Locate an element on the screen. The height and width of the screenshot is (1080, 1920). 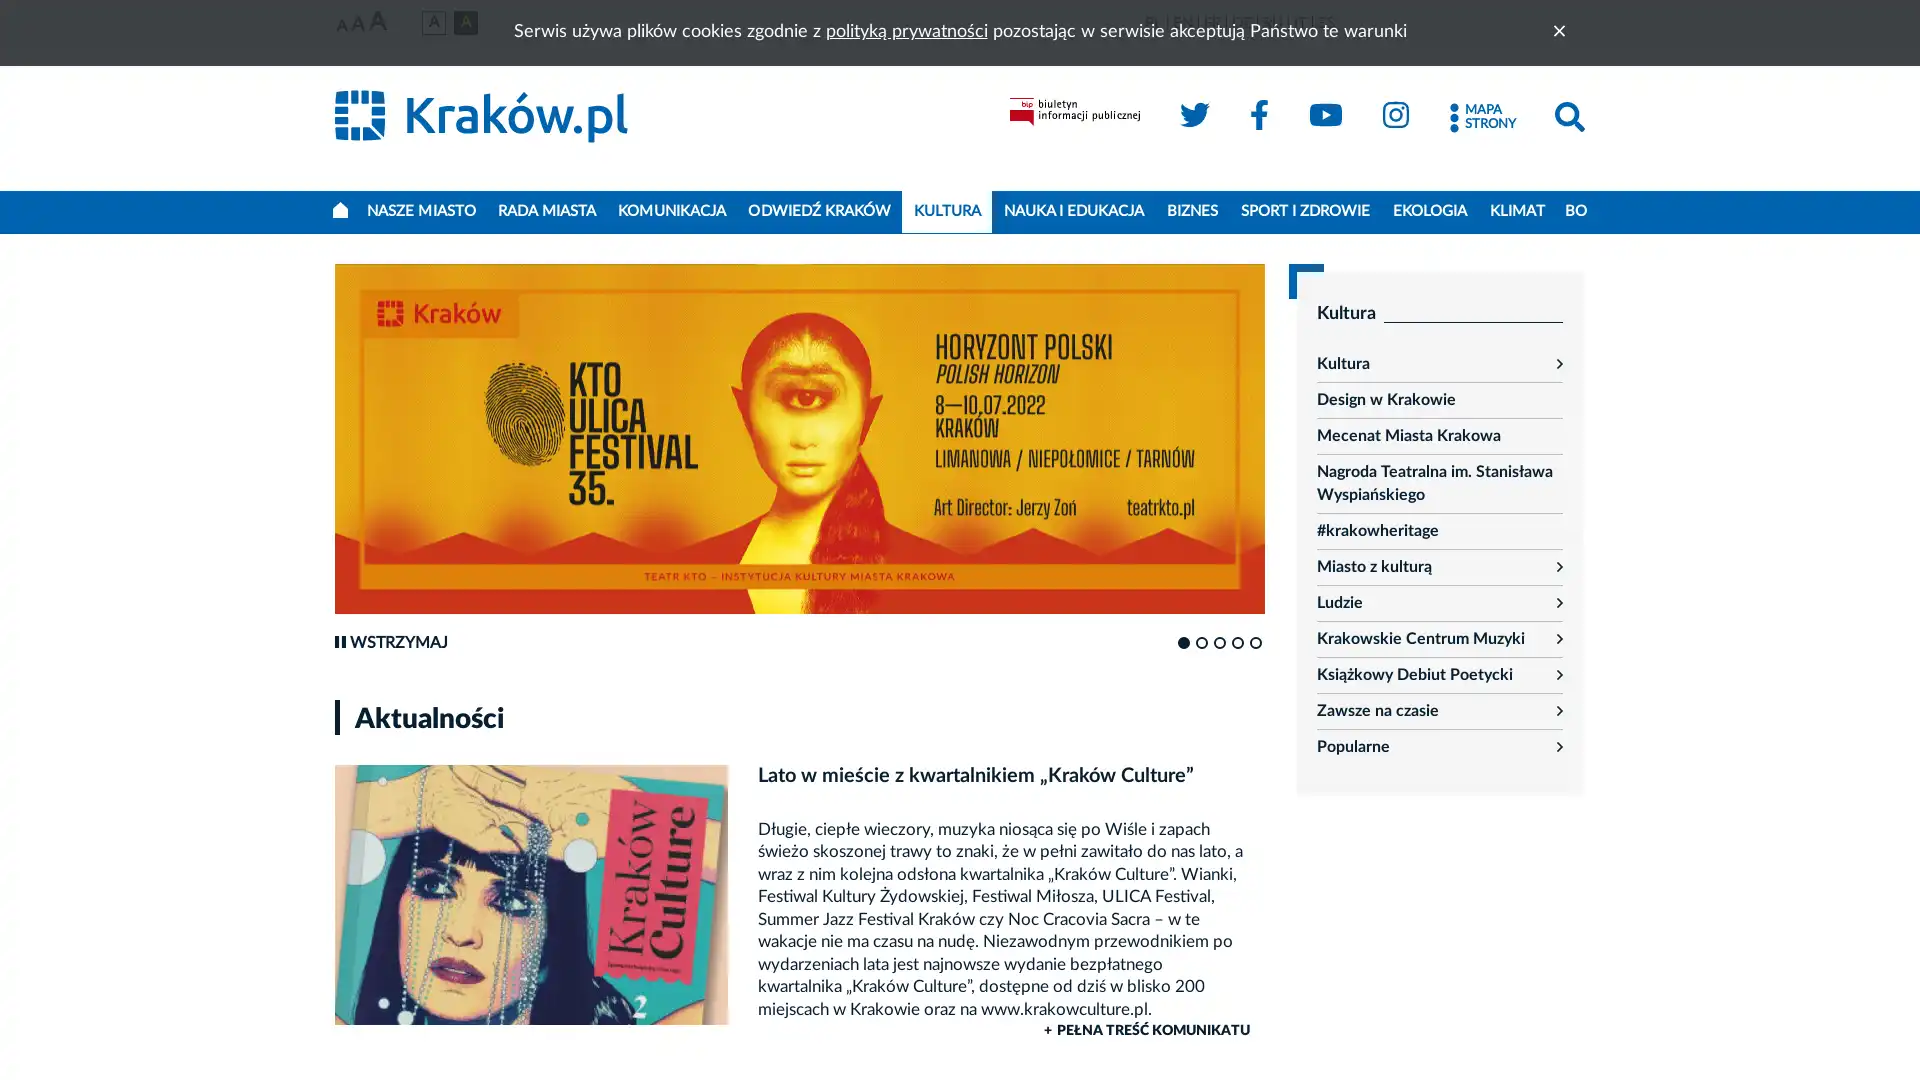
Wersja czarno-zota is located at coordinates (464, 22).